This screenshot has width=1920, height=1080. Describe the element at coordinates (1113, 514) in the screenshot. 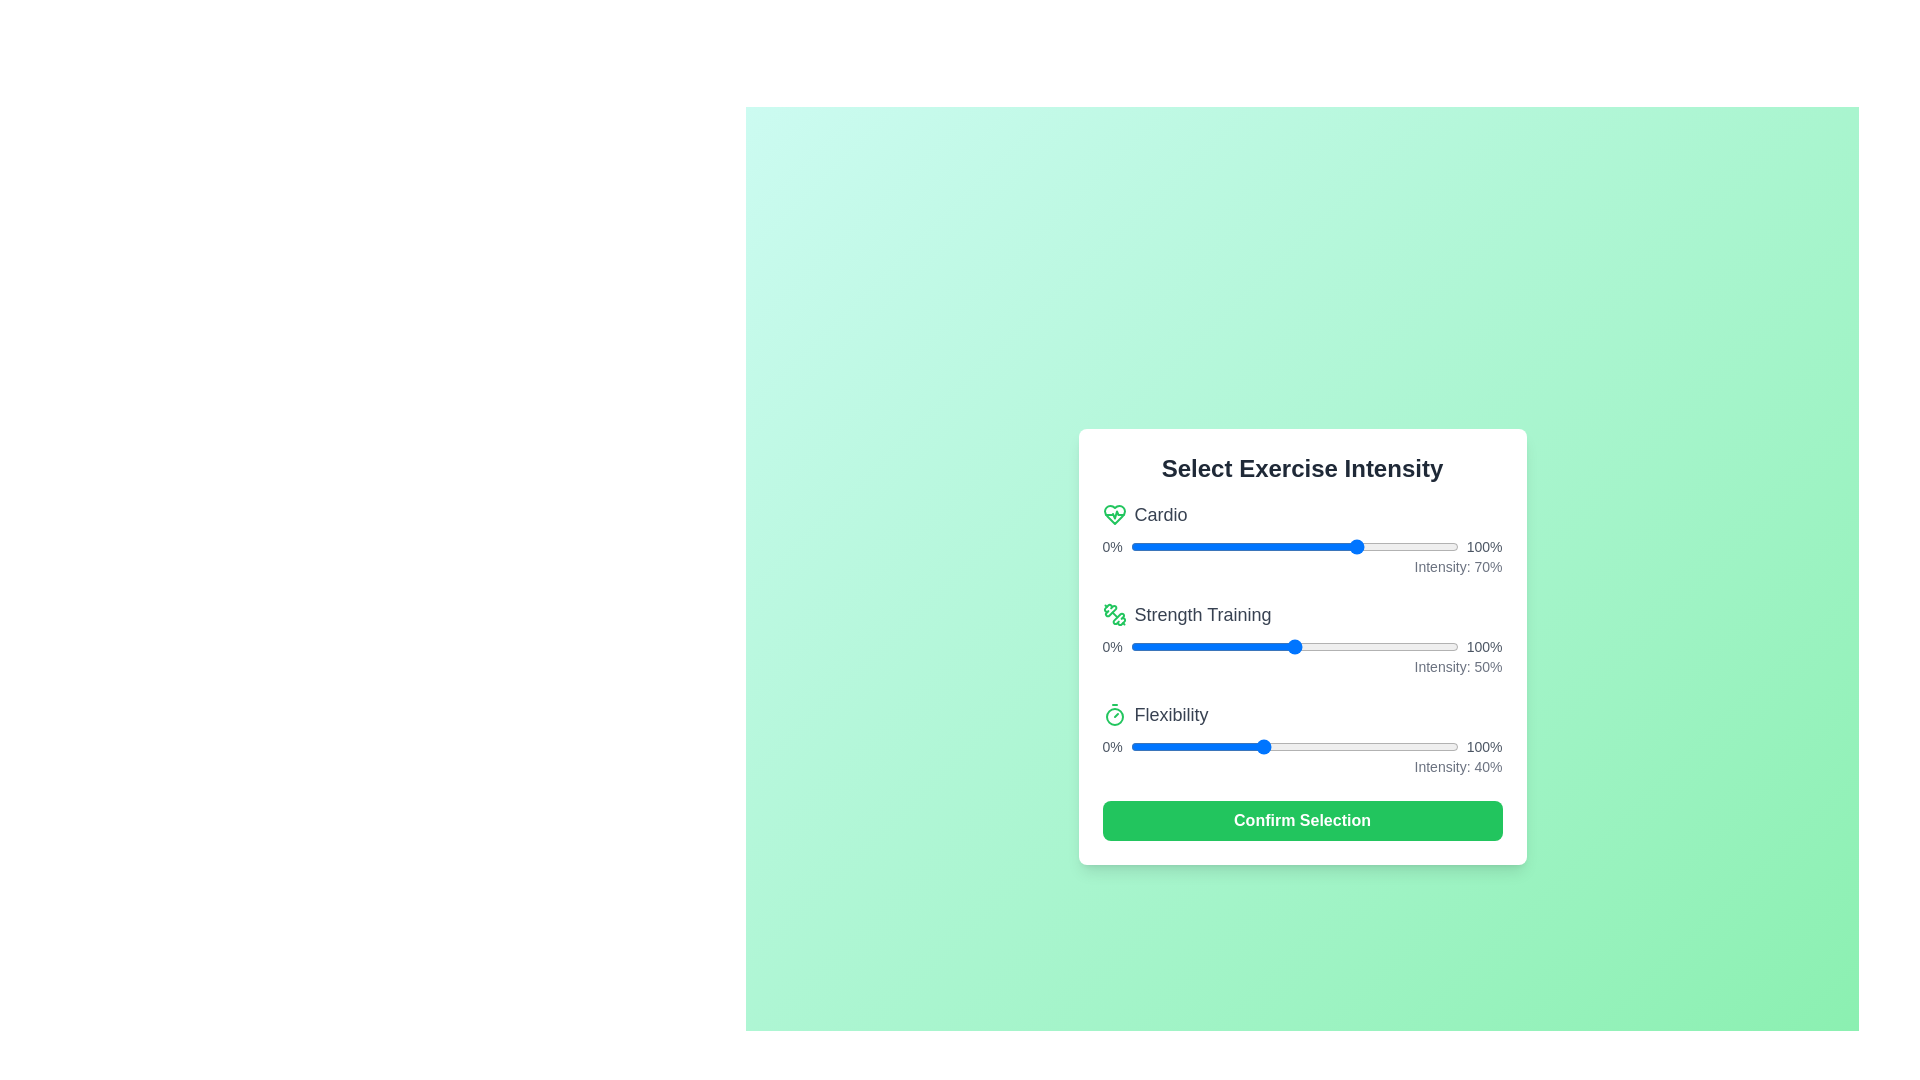

I see `the icon representing Cardio to inspect it` at that location.